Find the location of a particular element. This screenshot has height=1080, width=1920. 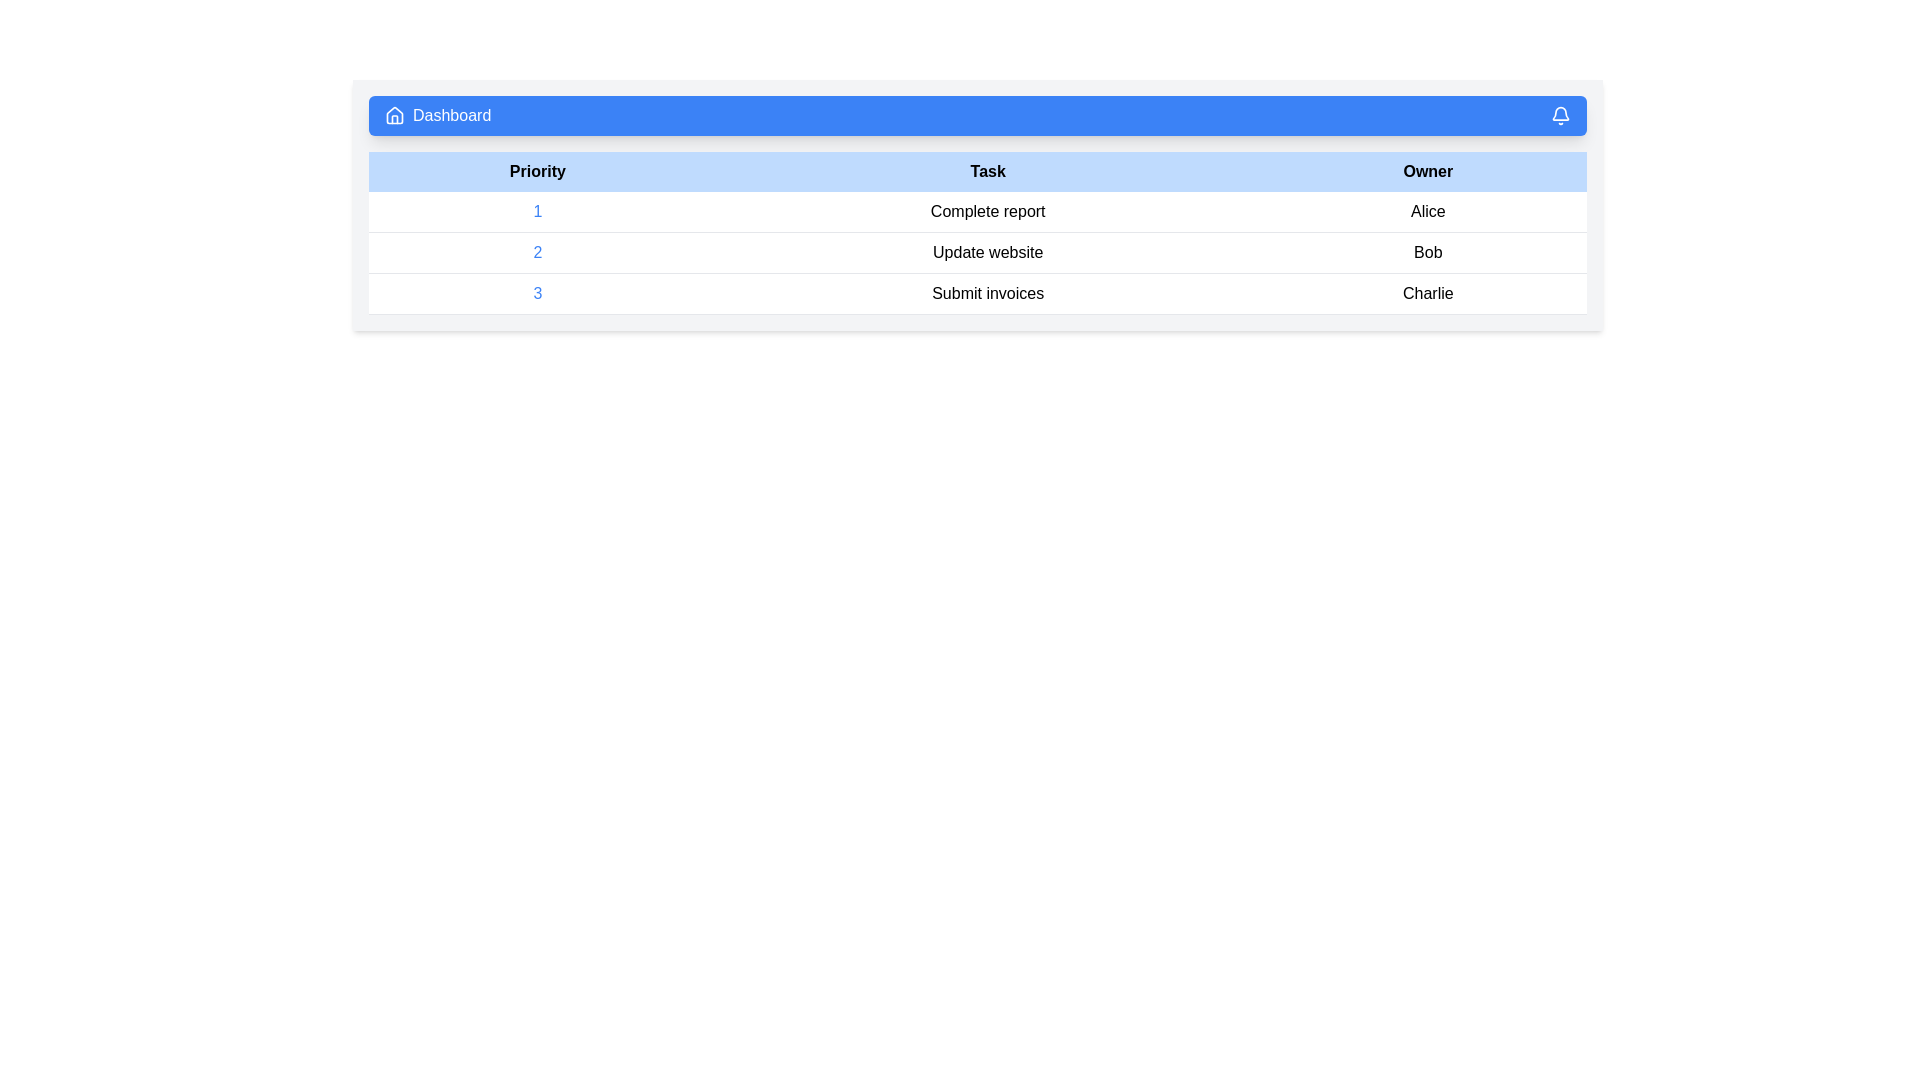

displayed text 'Alice' from the Text Label in the last column of the first row under the 'Owner' header of the table is located at coordinates (1427, 212).